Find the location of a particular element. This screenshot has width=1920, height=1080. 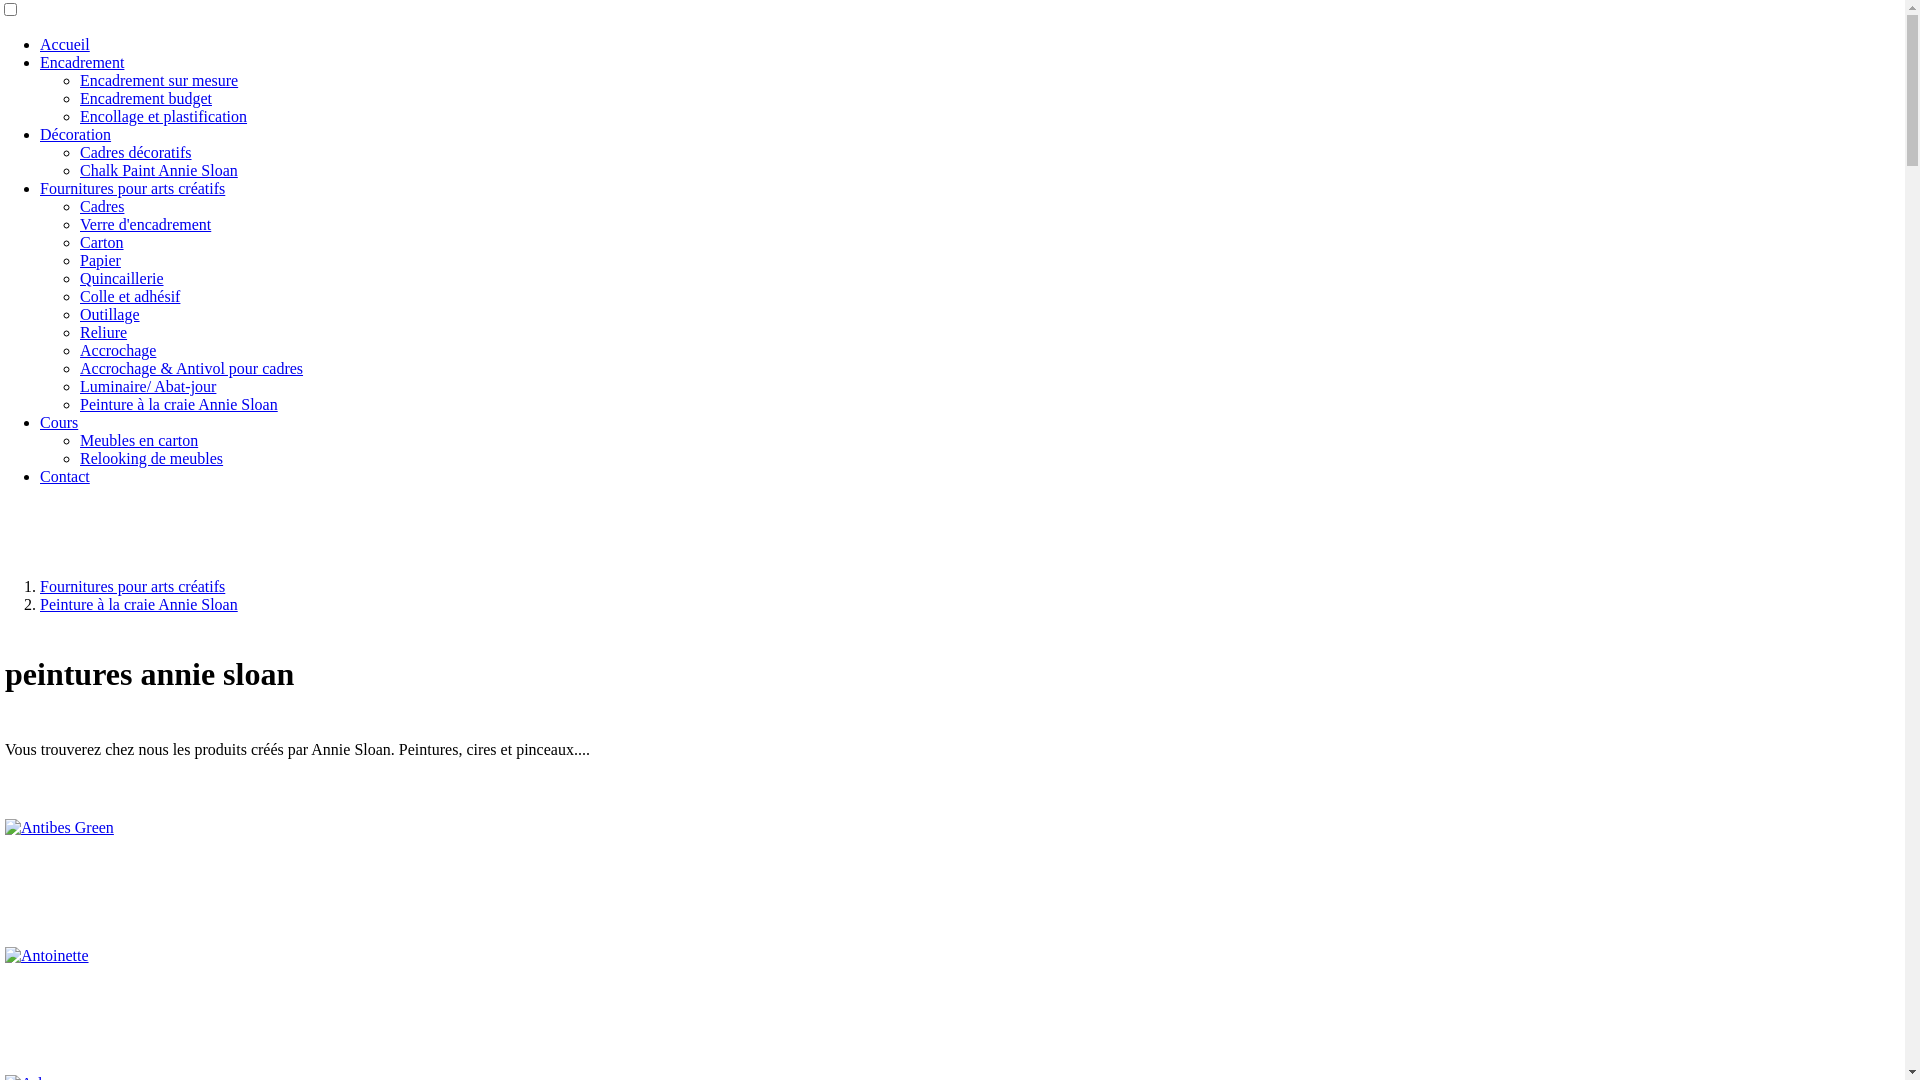

'Relooking de meubles' is located at coordinates (150, 458).